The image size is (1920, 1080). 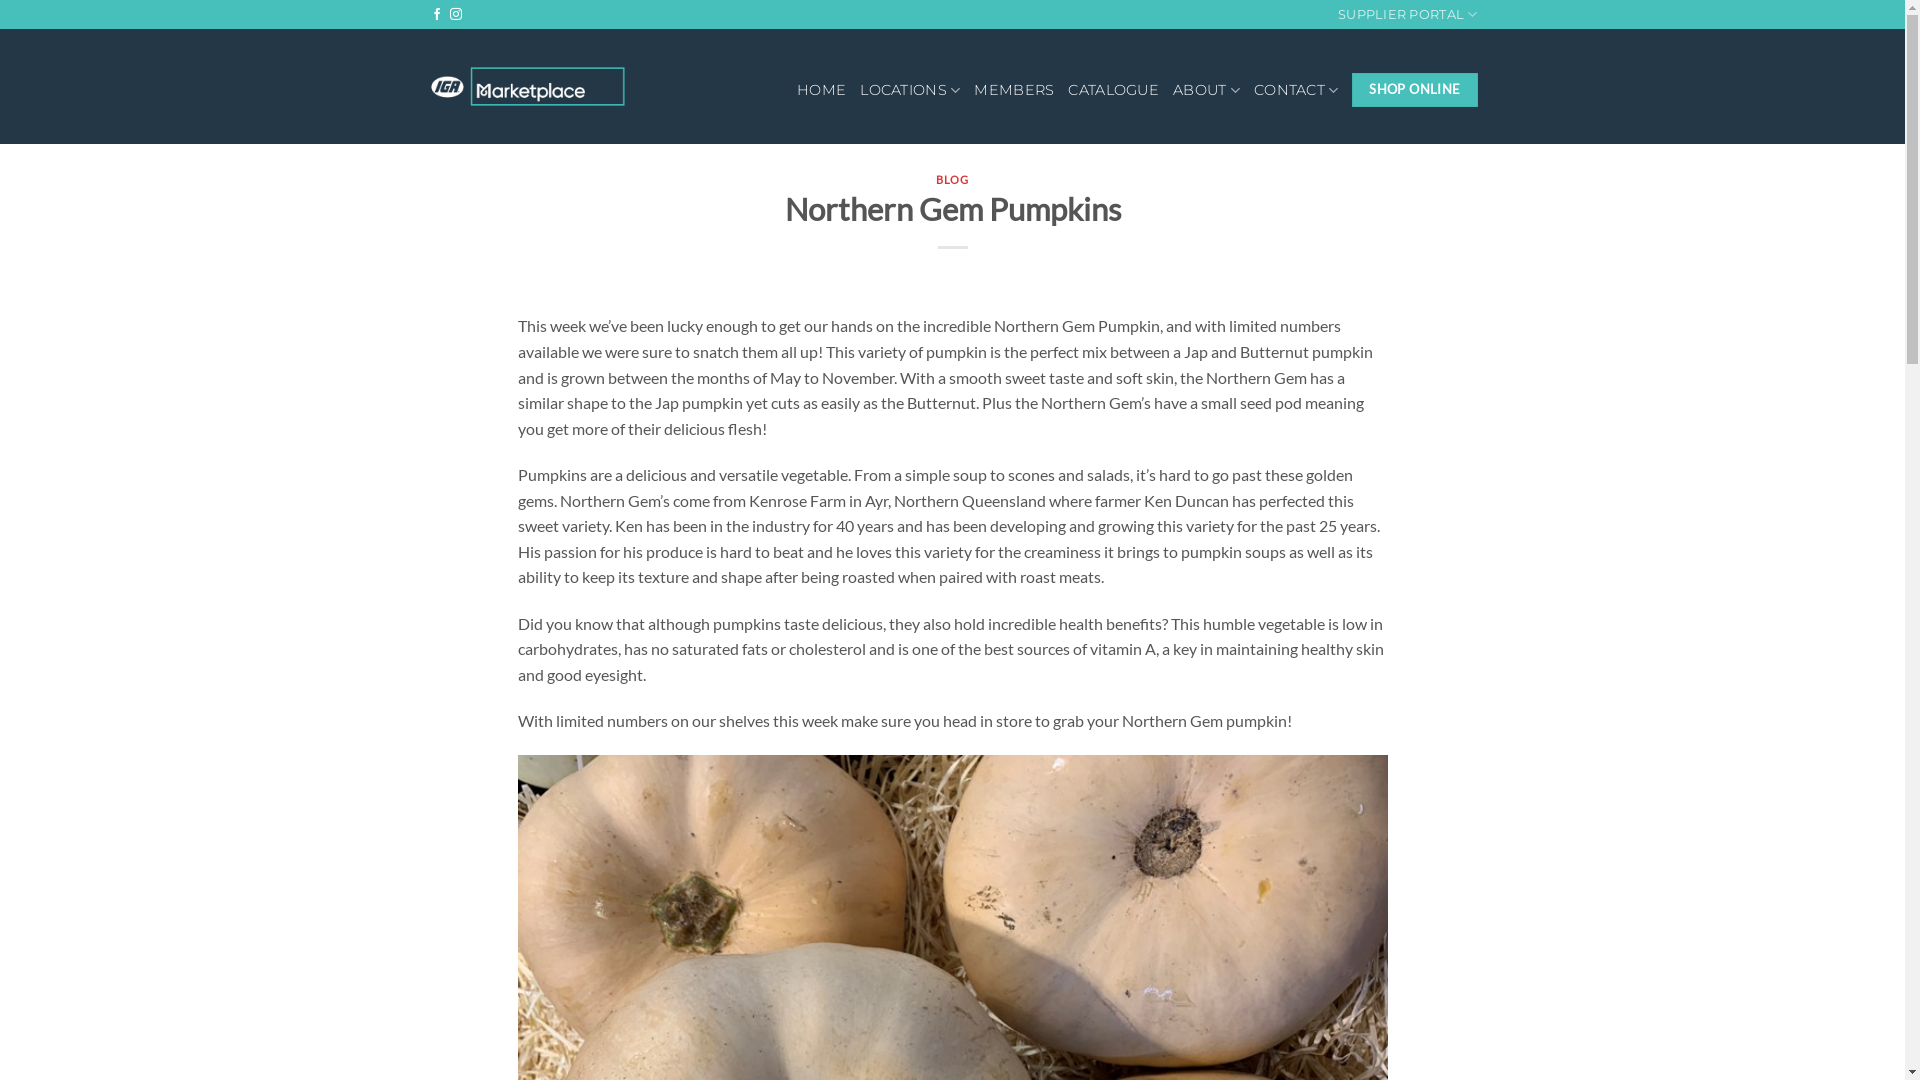 I want to click on 'IGA Marketplace', so click(x=528, y=85).